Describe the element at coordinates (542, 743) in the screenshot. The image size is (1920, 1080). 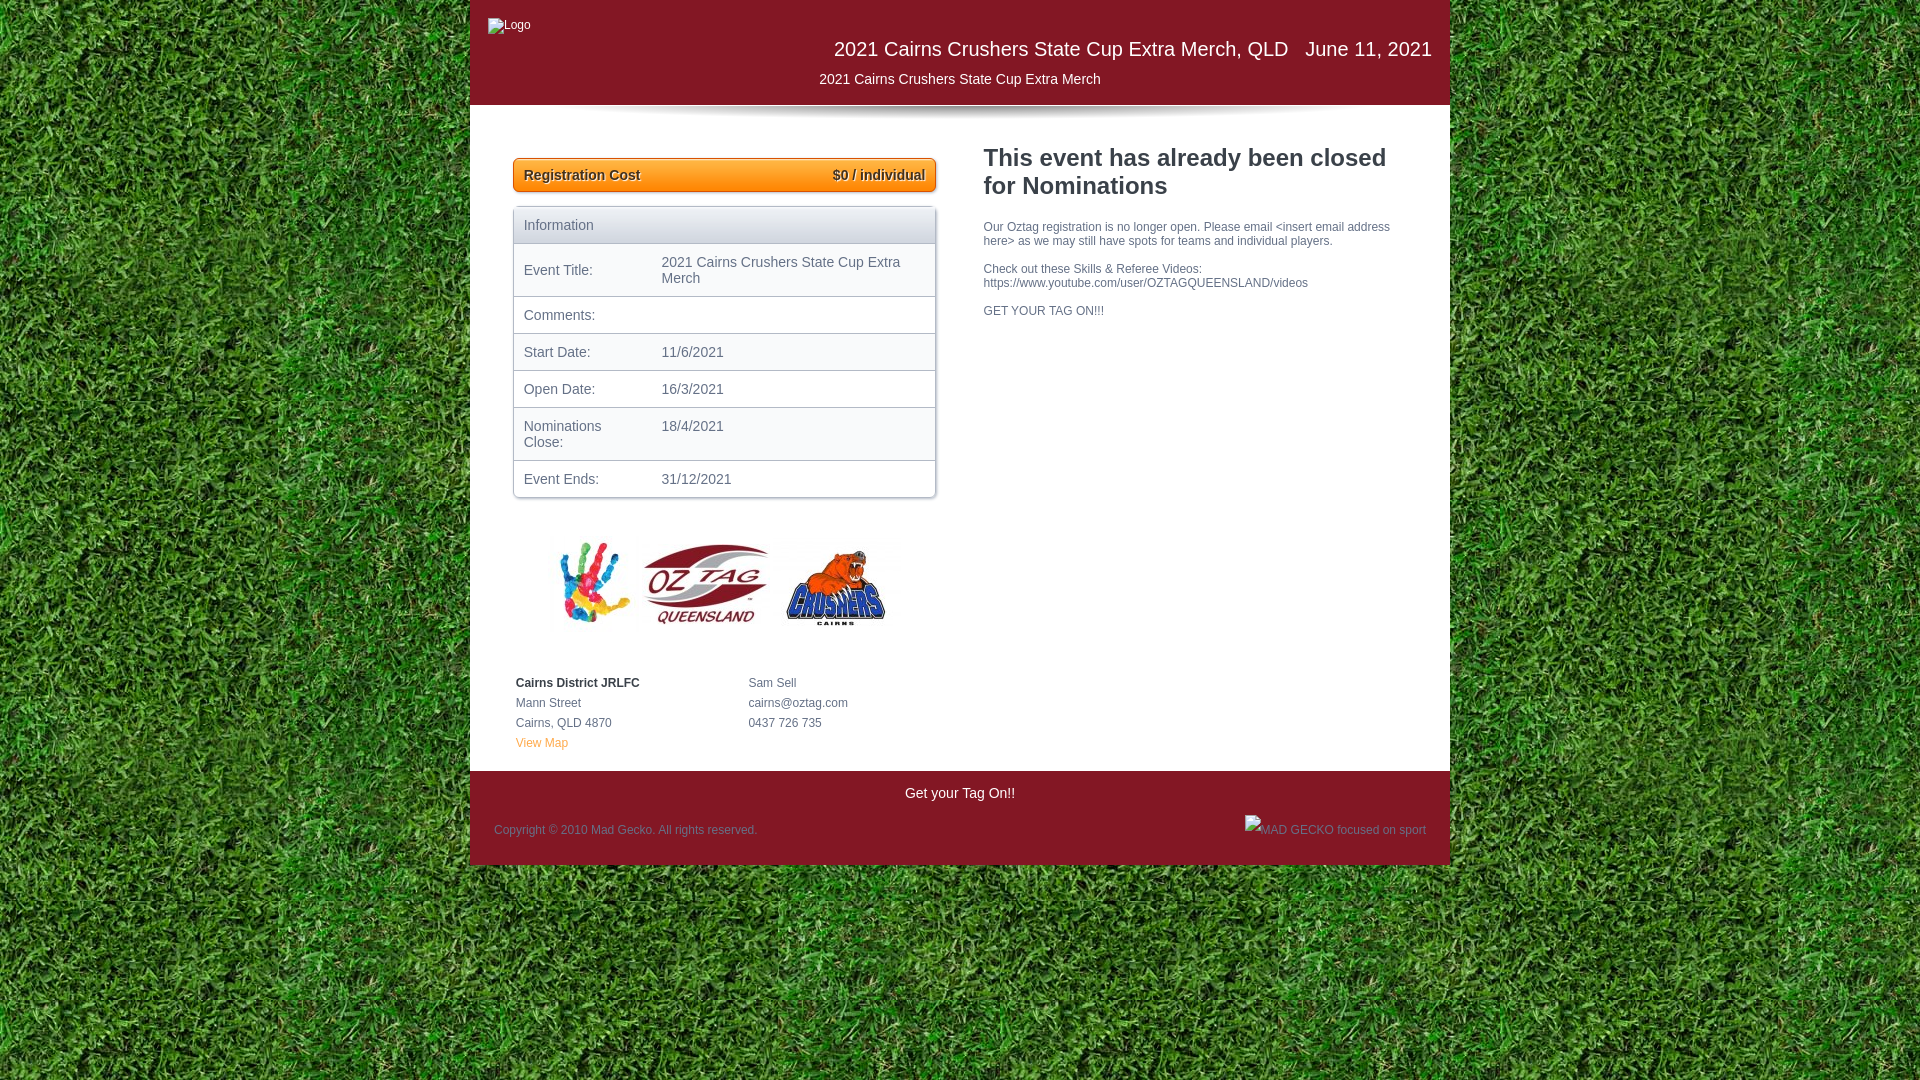
I see `'View Map'` at that location.